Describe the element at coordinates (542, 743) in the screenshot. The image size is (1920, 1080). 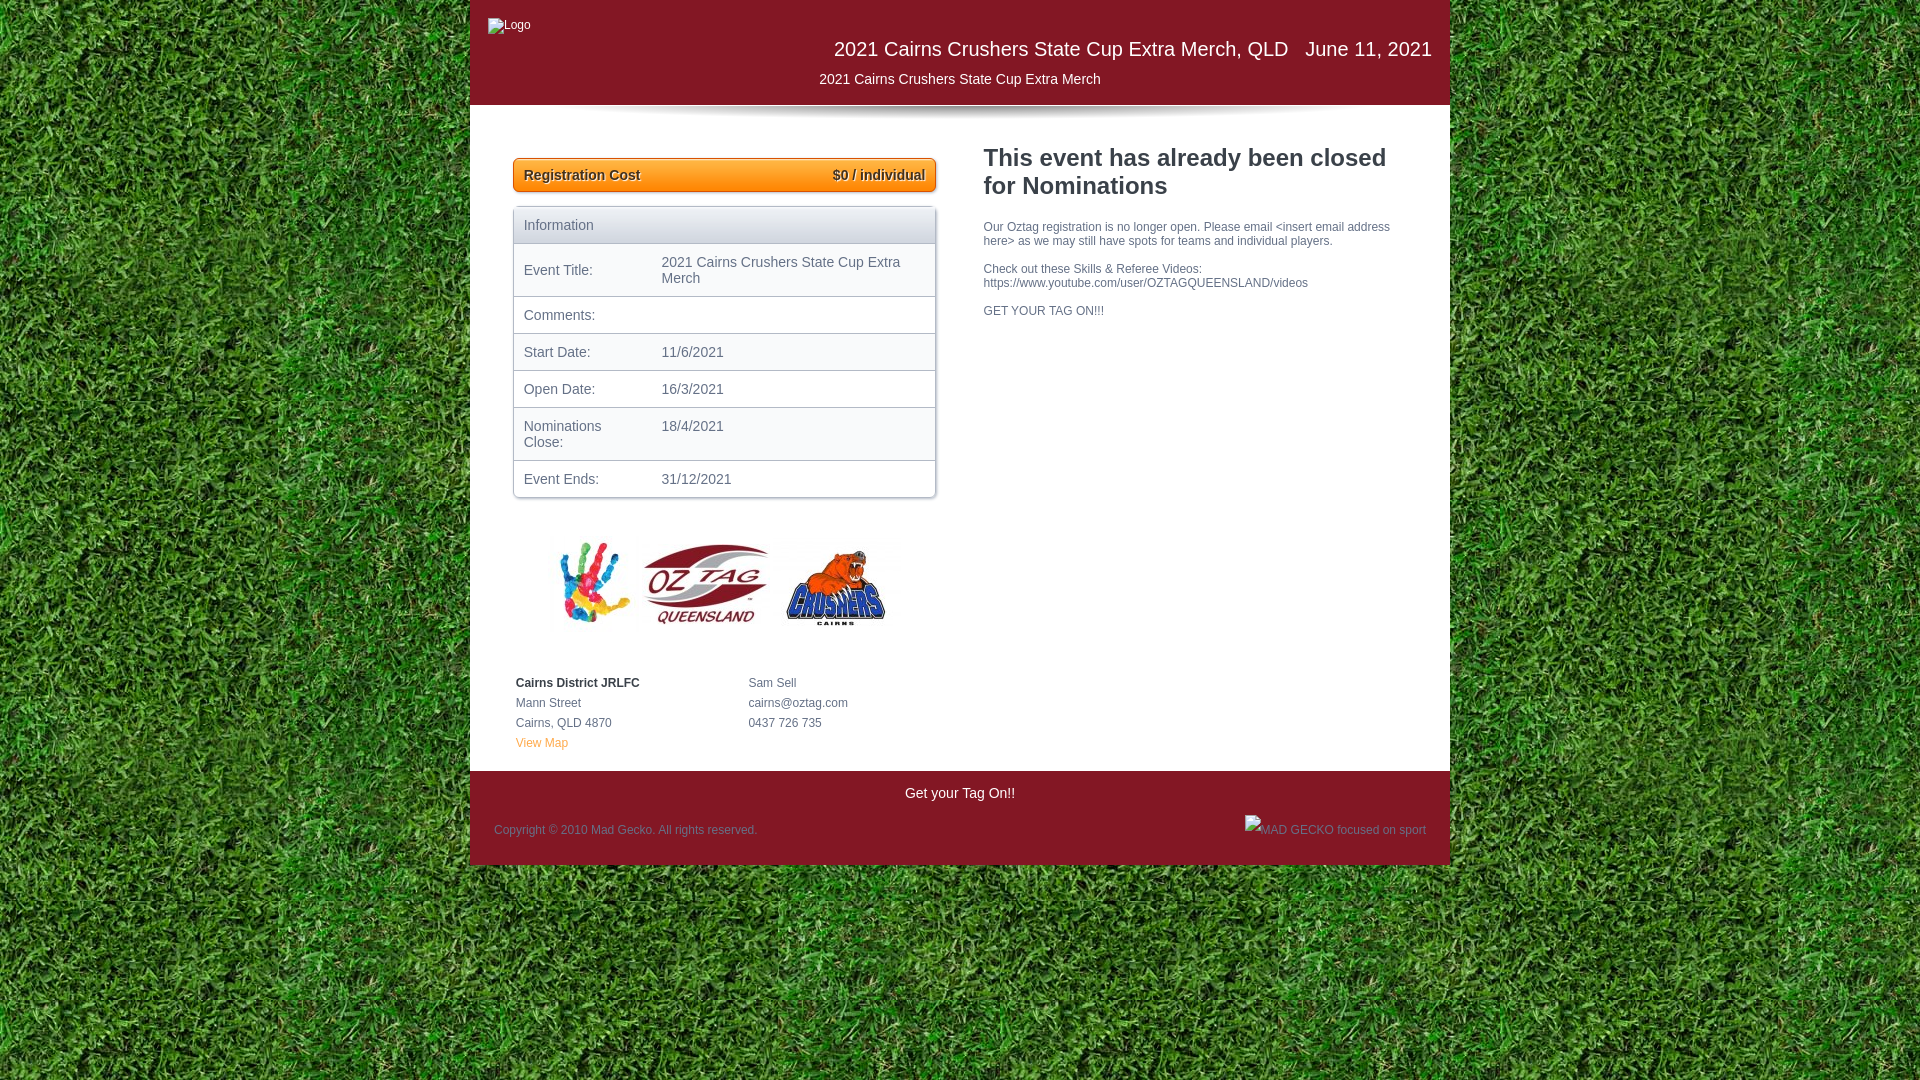
I see `'View Map'` at that location.